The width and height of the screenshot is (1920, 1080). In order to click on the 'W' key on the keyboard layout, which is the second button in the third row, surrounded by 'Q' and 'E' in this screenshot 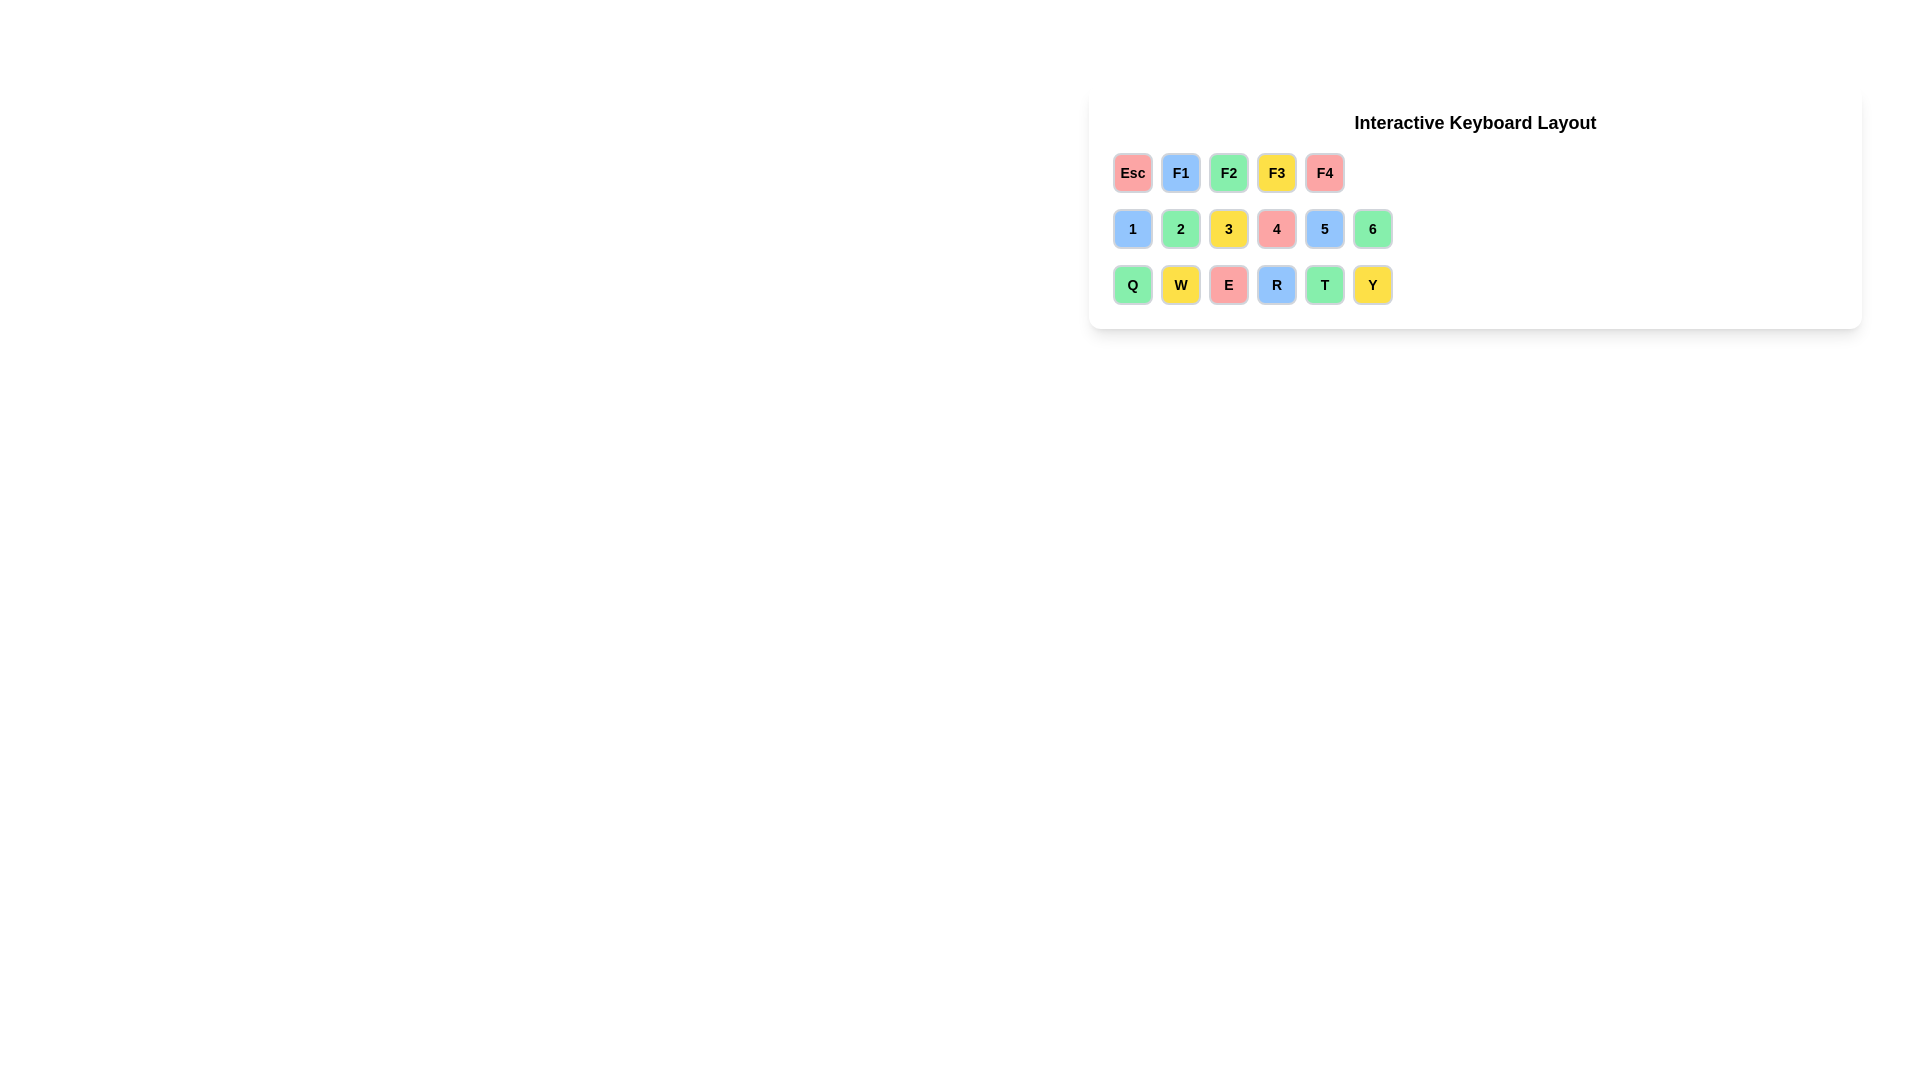, I will do `click(1180, 285)`.